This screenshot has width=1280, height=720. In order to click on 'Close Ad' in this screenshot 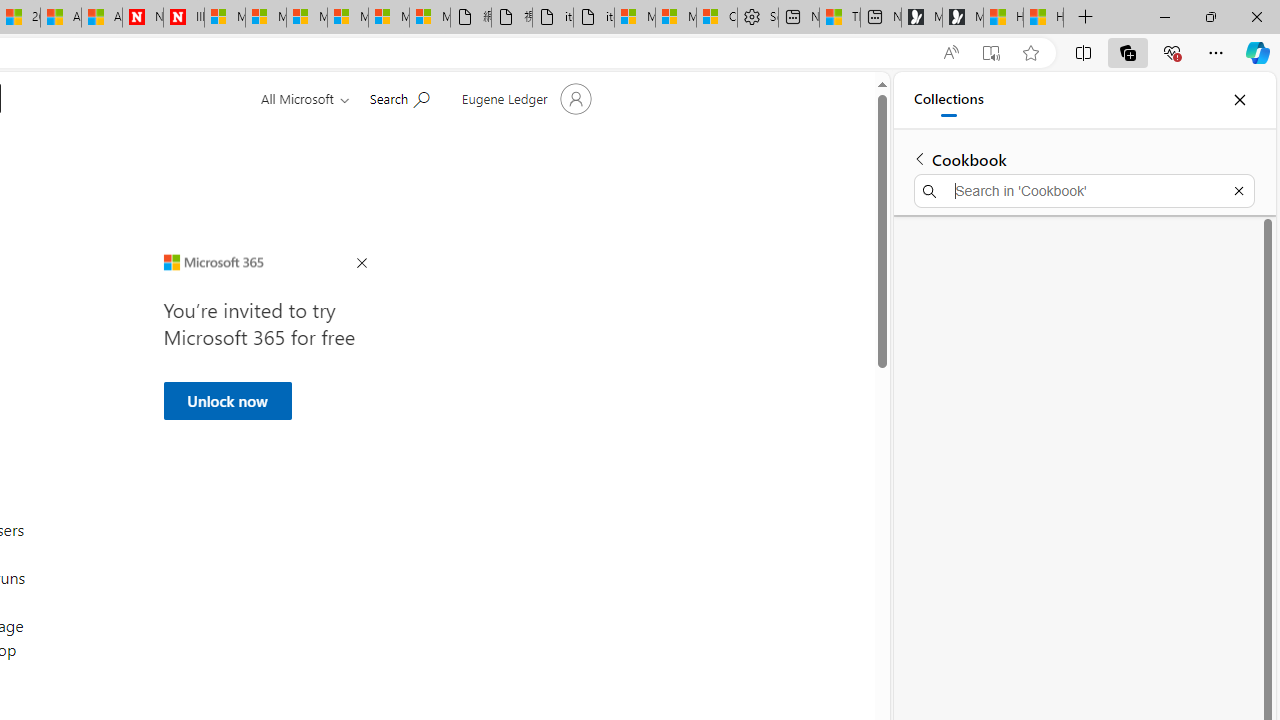, I will do `click(361, 263)`.